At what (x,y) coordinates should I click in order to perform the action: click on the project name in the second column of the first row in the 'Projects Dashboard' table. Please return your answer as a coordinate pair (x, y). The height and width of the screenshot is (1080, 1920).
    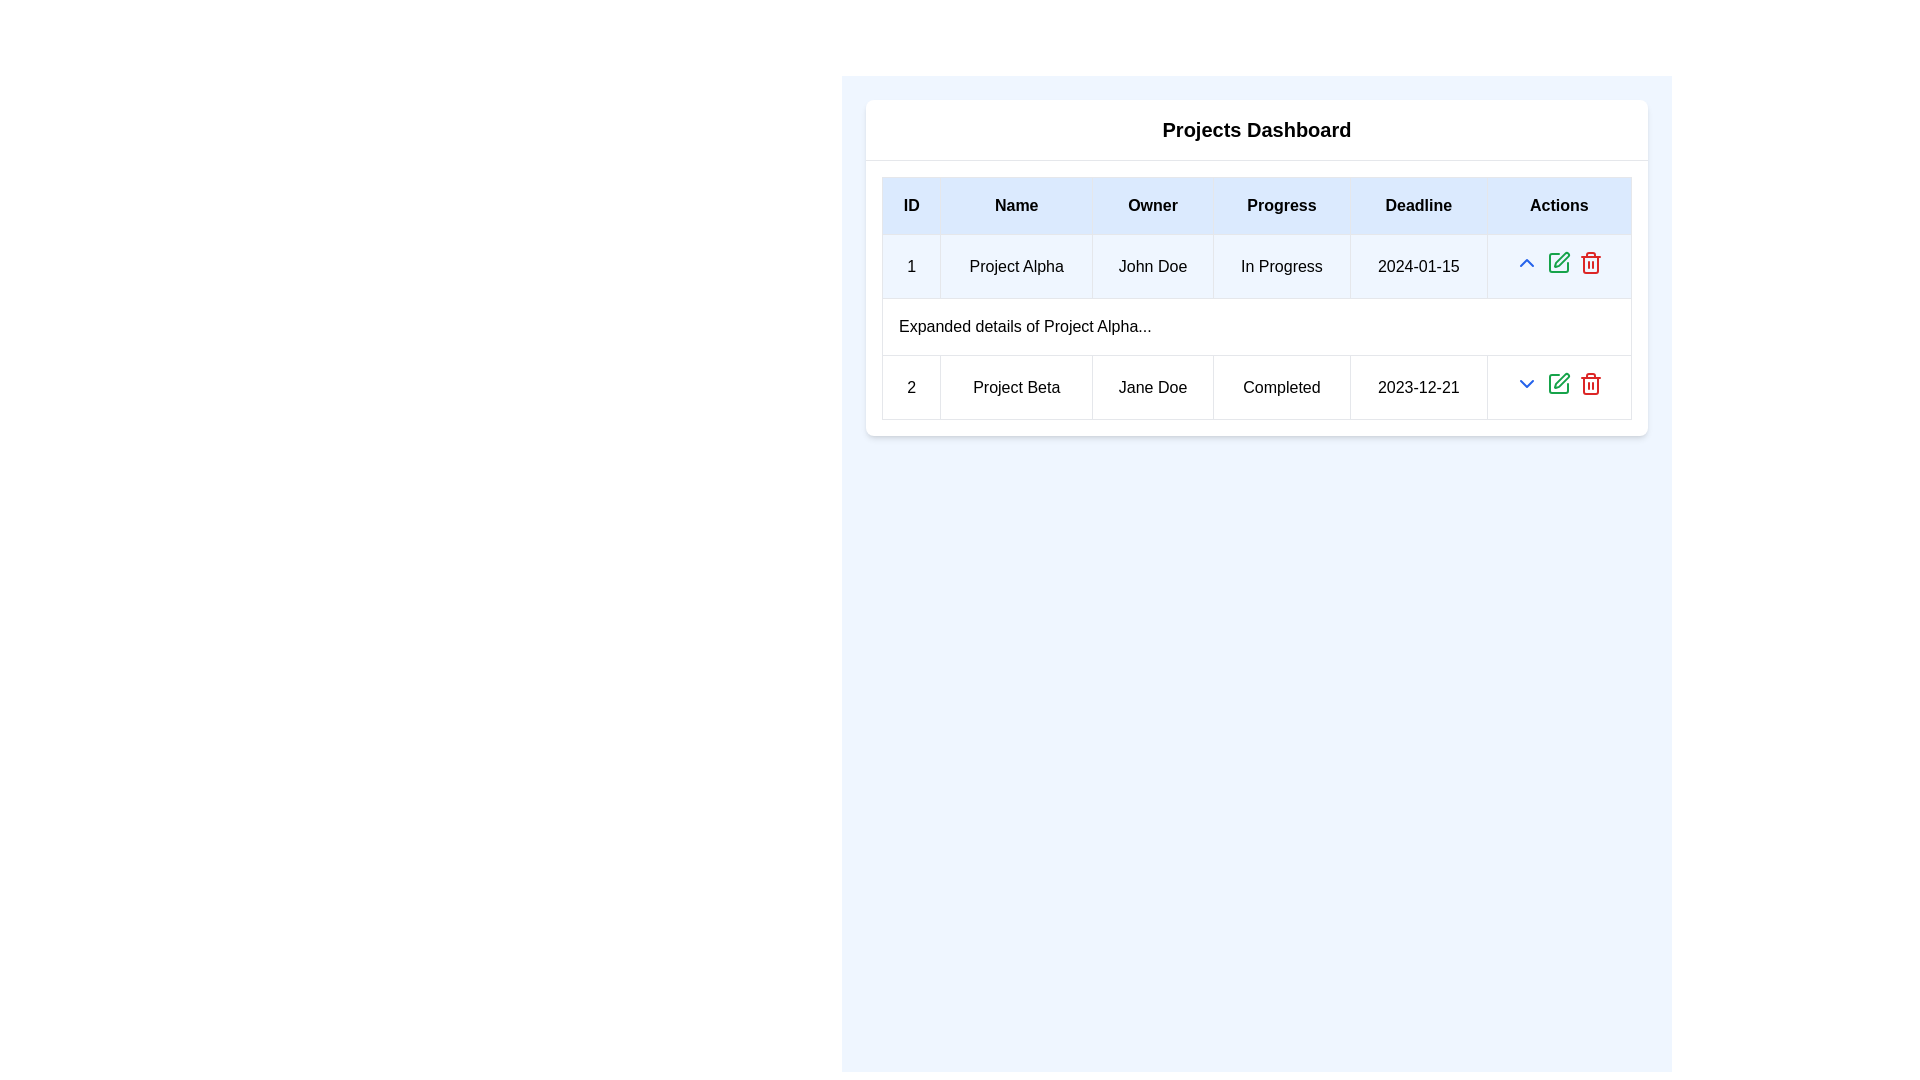
    Looking at the image, I should click on (1016, 265).